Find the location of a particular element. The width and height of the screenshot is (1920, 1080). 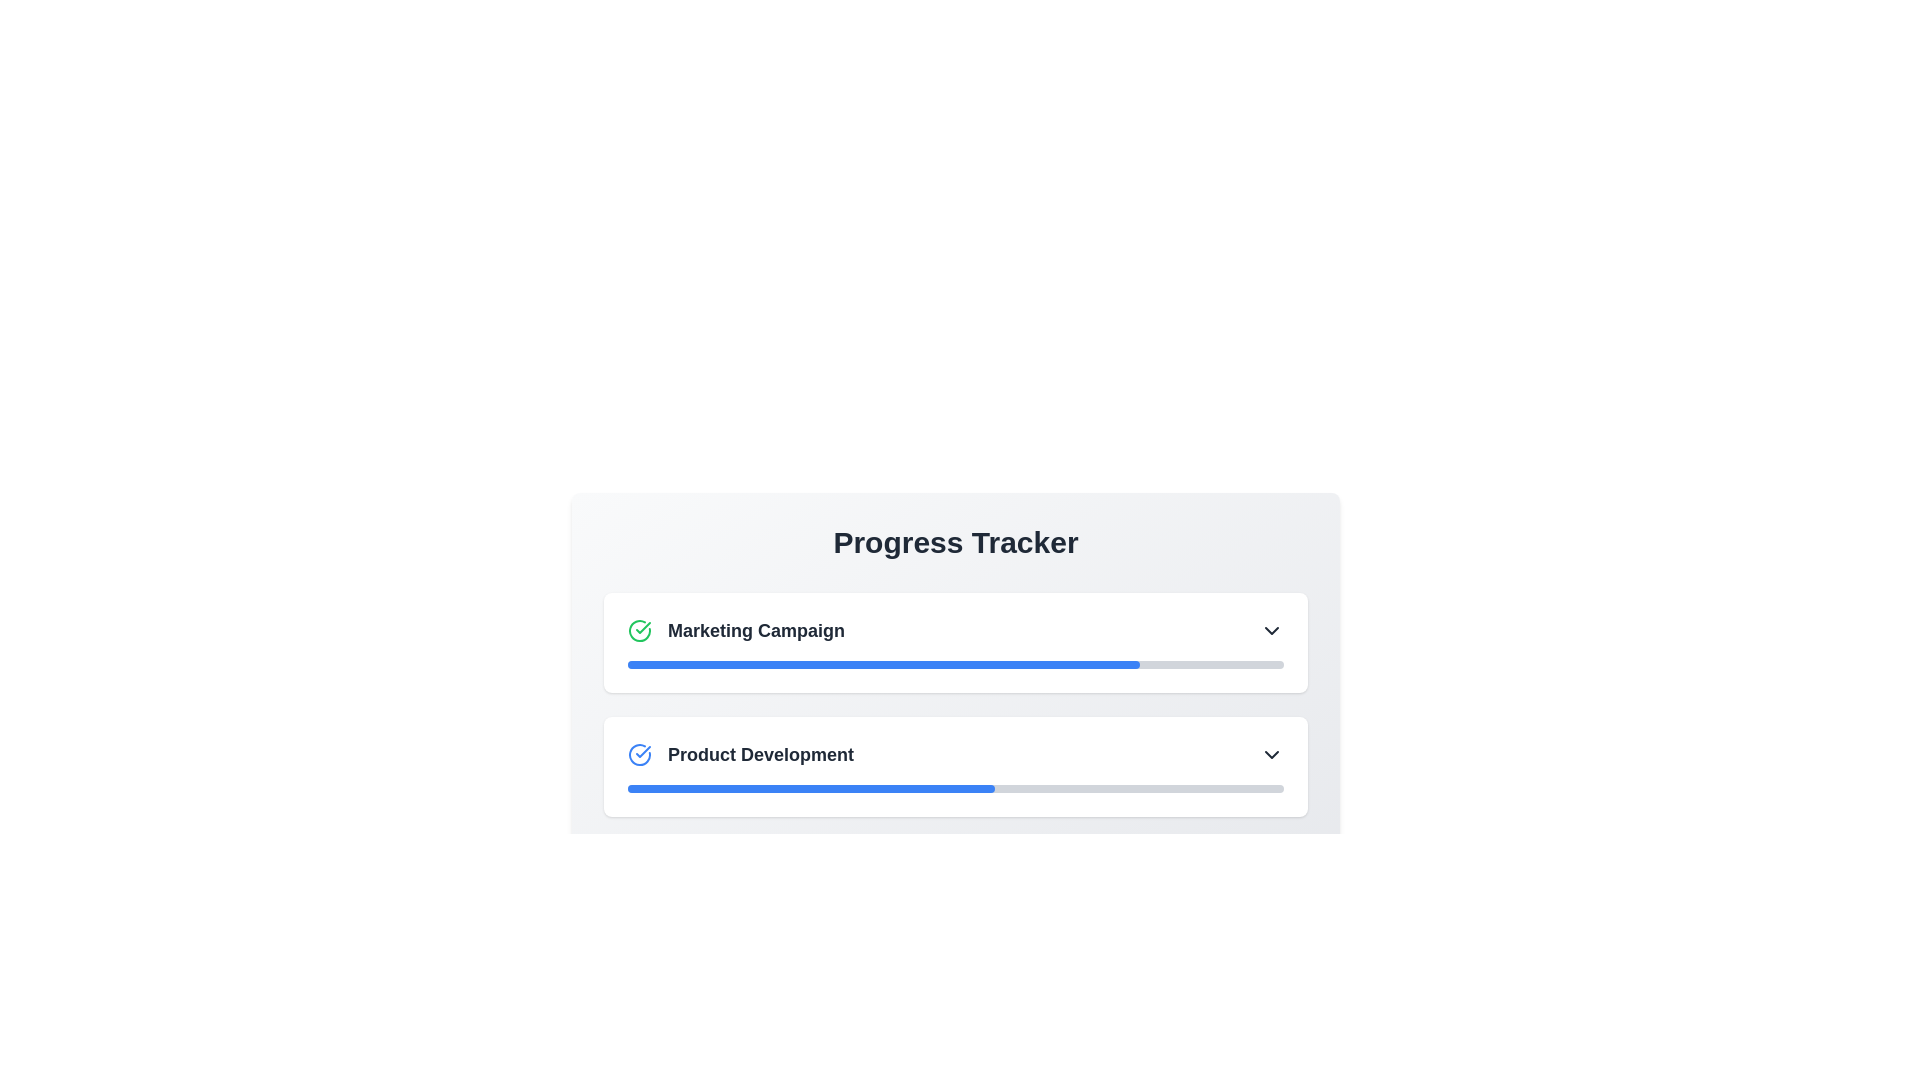

the completion icon for 'Marketing Campaign' located to the left of the associated text in the progress tracker interface is located at coordinates (638, 631).